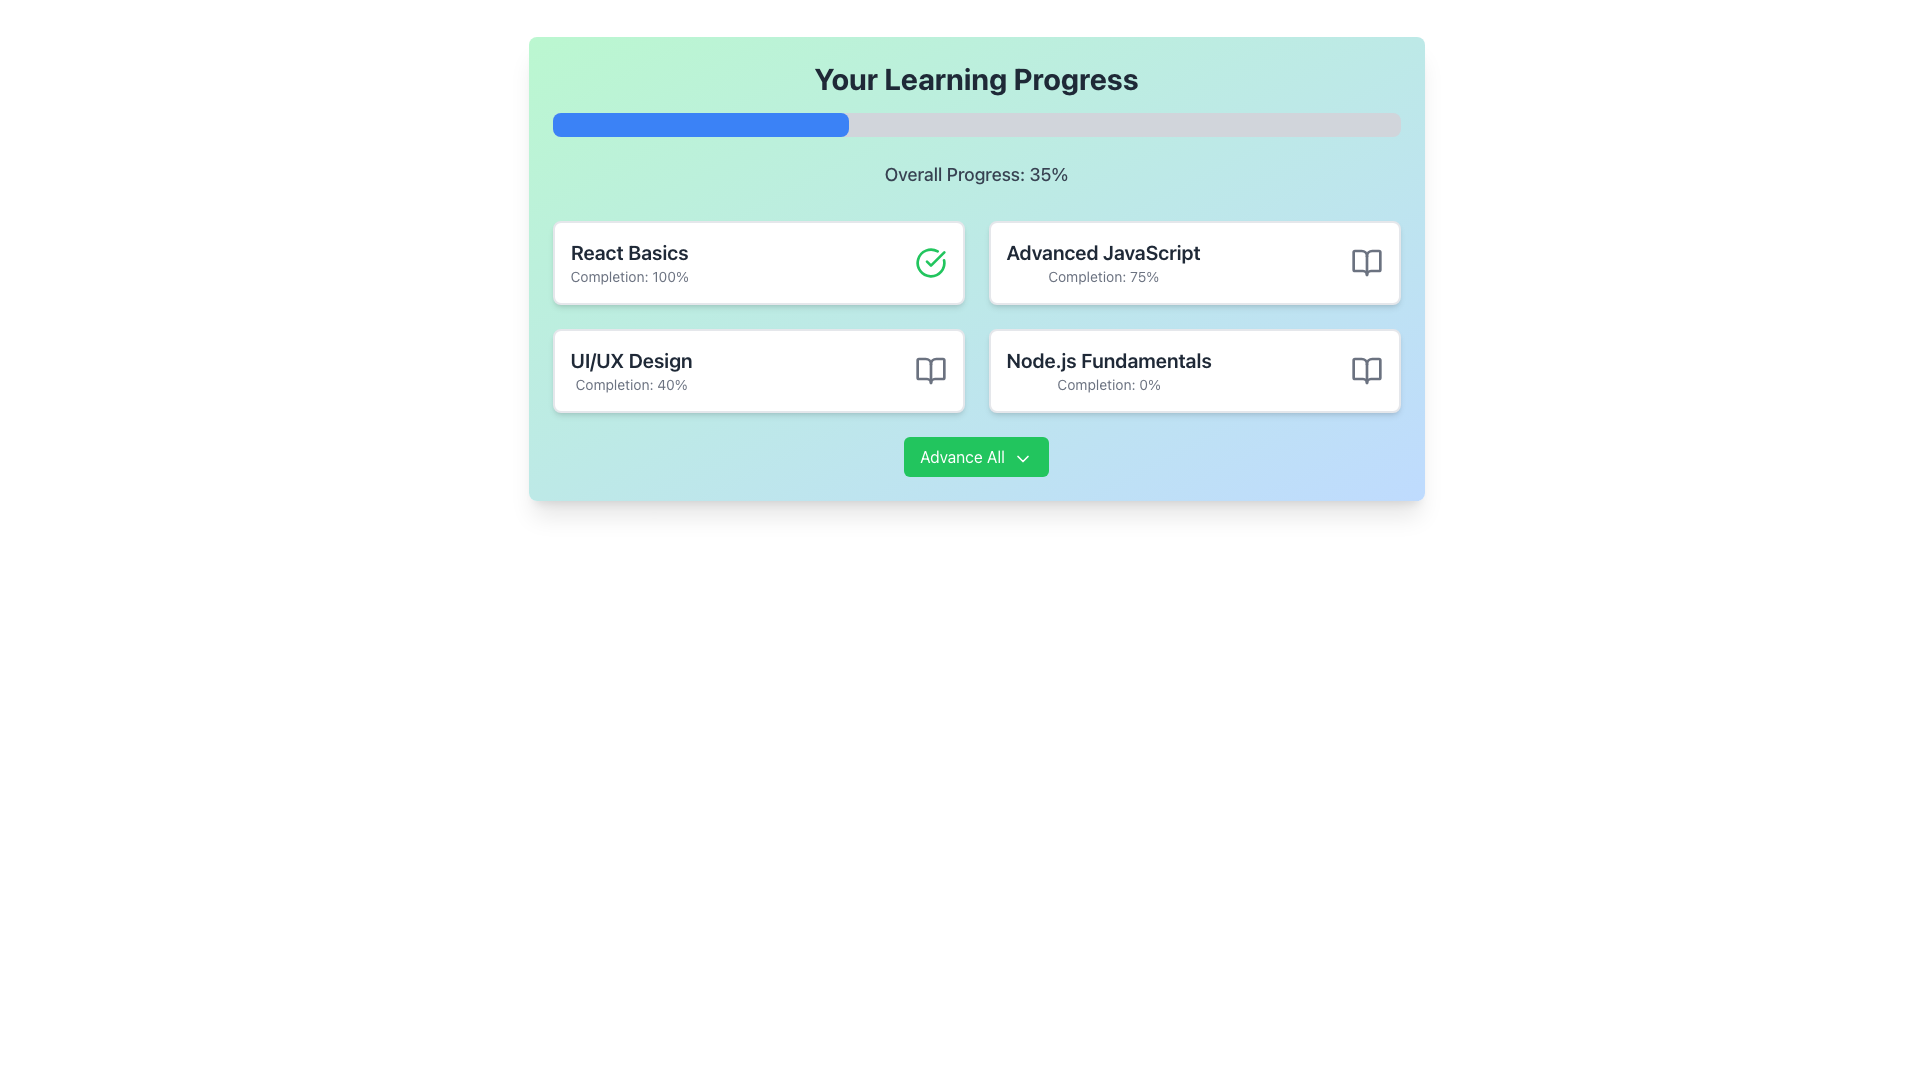 Image resolution: width=1920 pixels, height=1080 pixels. I want to click on the progress bar that indicates 35% completion, located below 'Your Learning Progress' and above 'Overall Progress: 35%', so click(976, 124).